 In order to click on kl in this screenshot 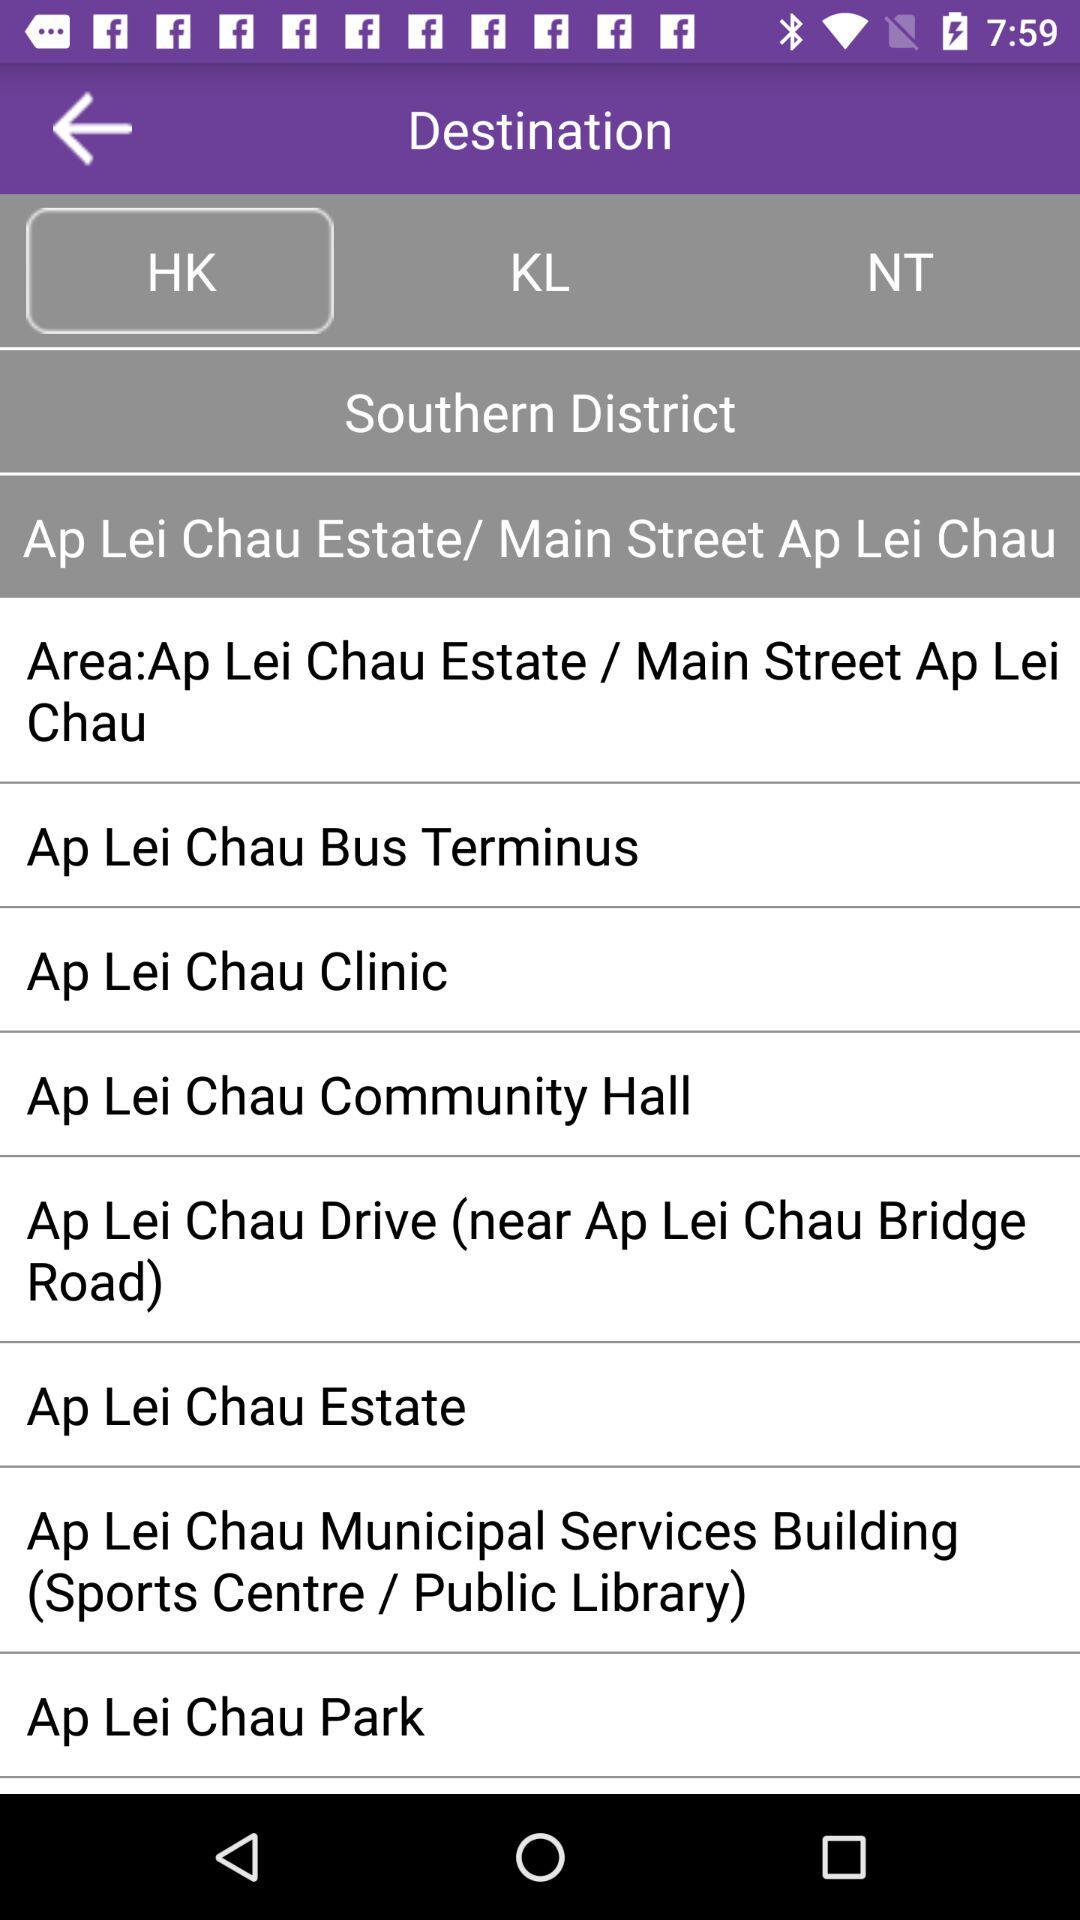, I will do `click(540, 269)`.